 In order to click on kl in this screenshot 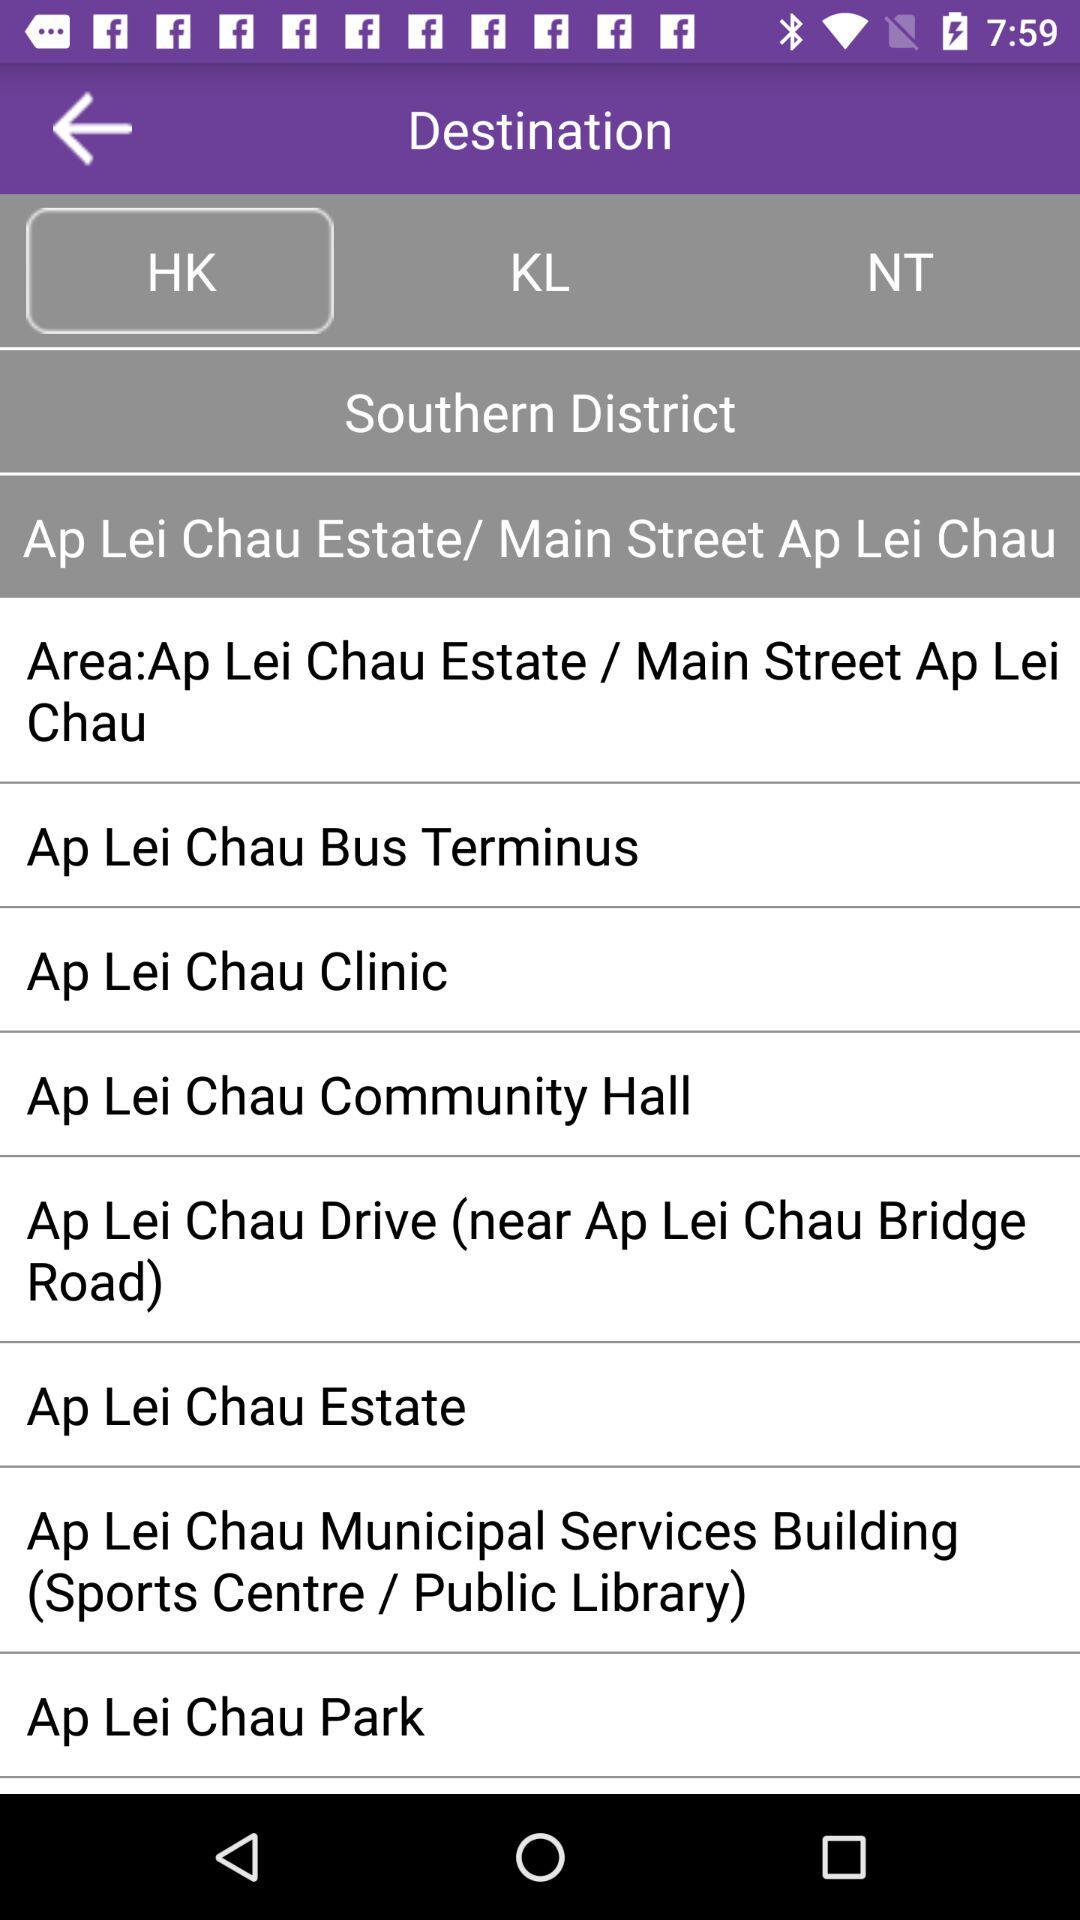, I will do `click(540, 269)`.